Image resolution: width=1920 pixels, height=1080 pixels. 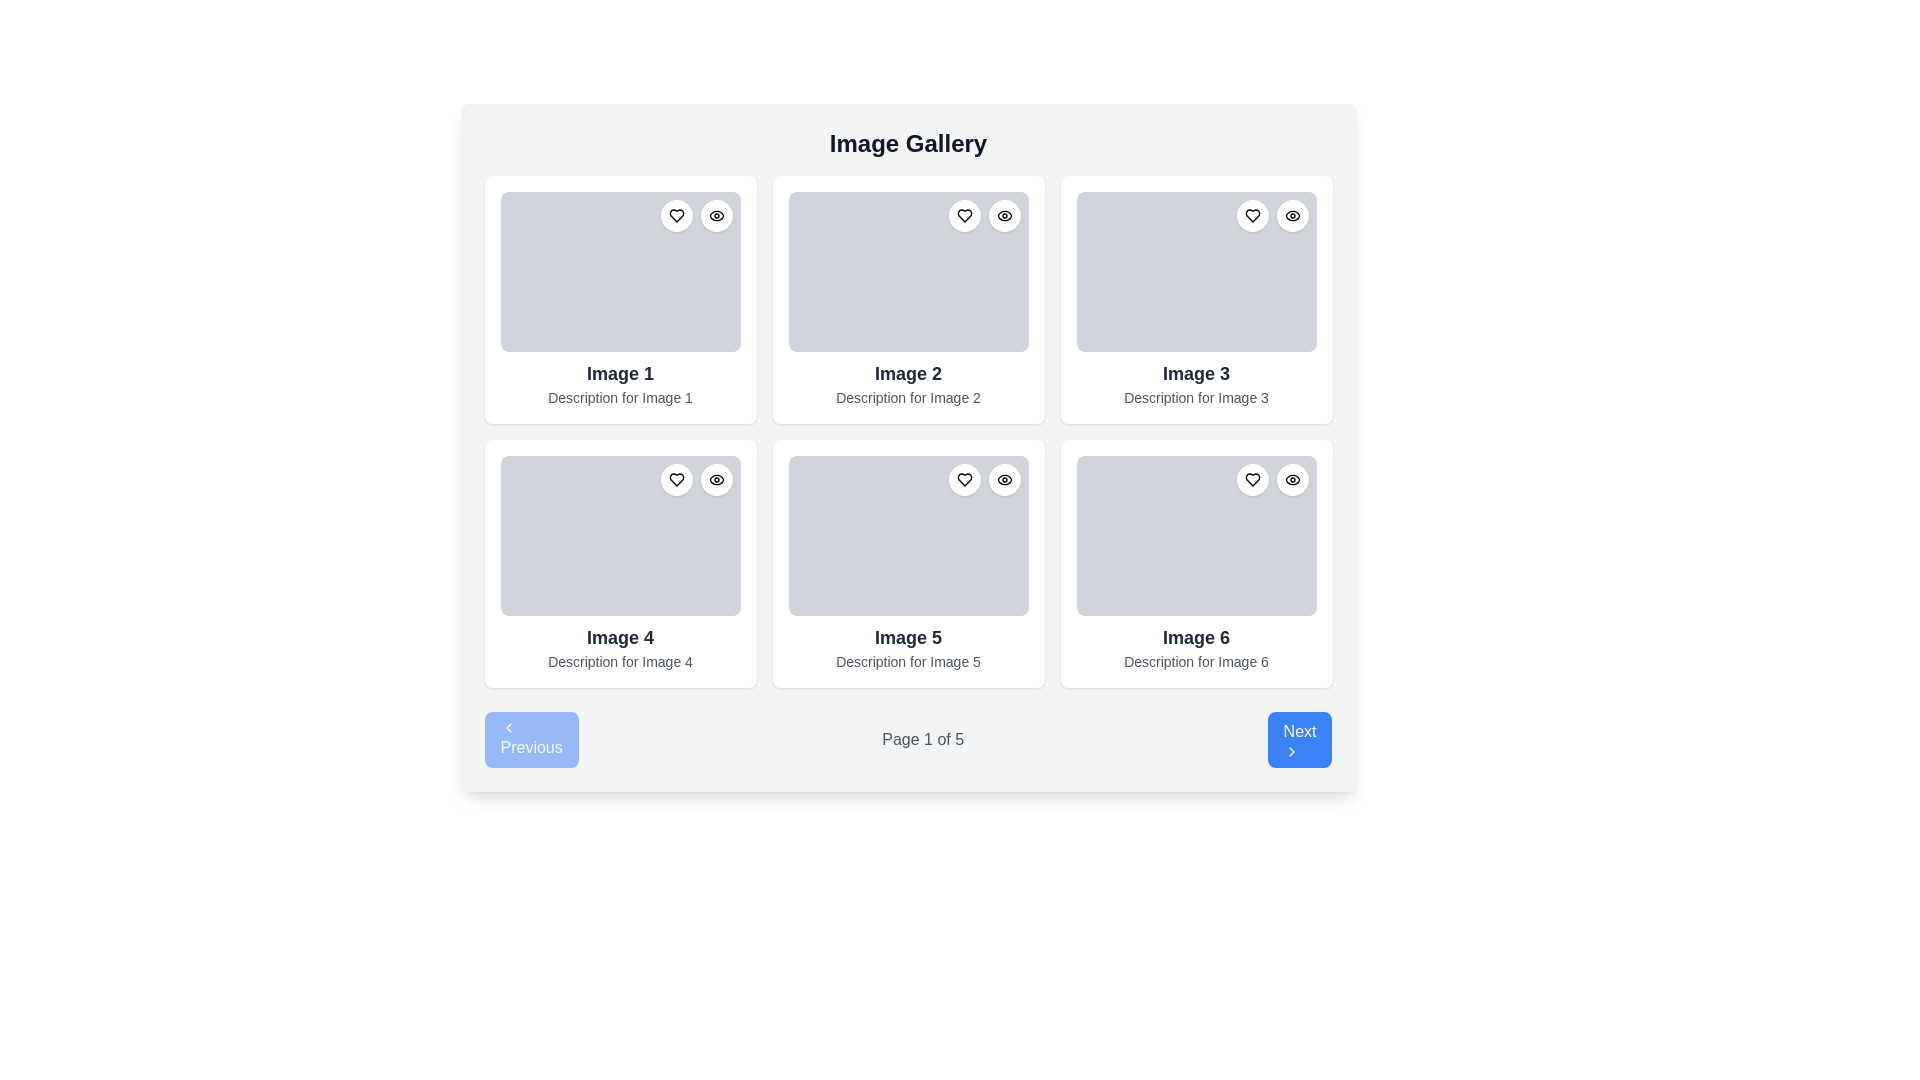 I want to click on the heart-shaped vector icon within the circular button located in the top-right corner of the image card labeled 'Image 6', so click(x=1251, y=479).